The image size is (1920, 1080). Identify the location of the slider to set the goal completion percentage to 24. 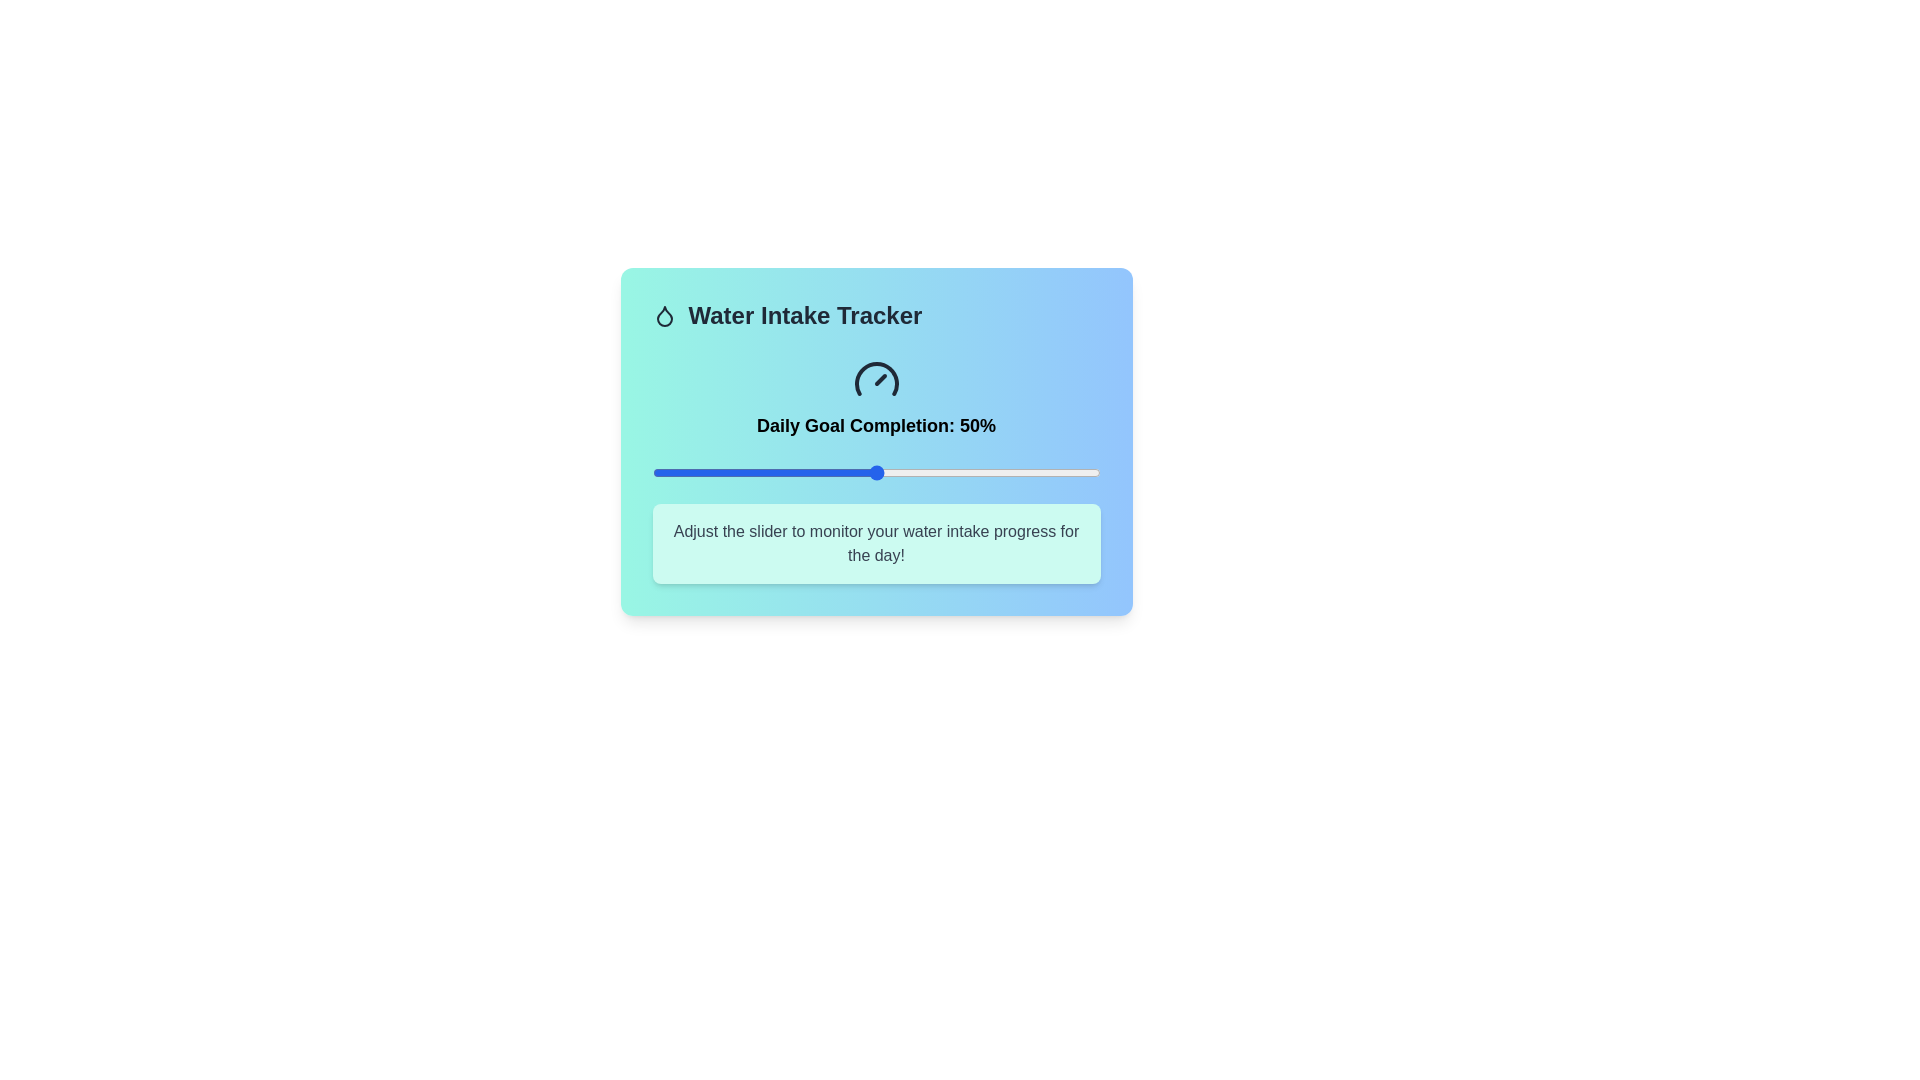
(758, 473).